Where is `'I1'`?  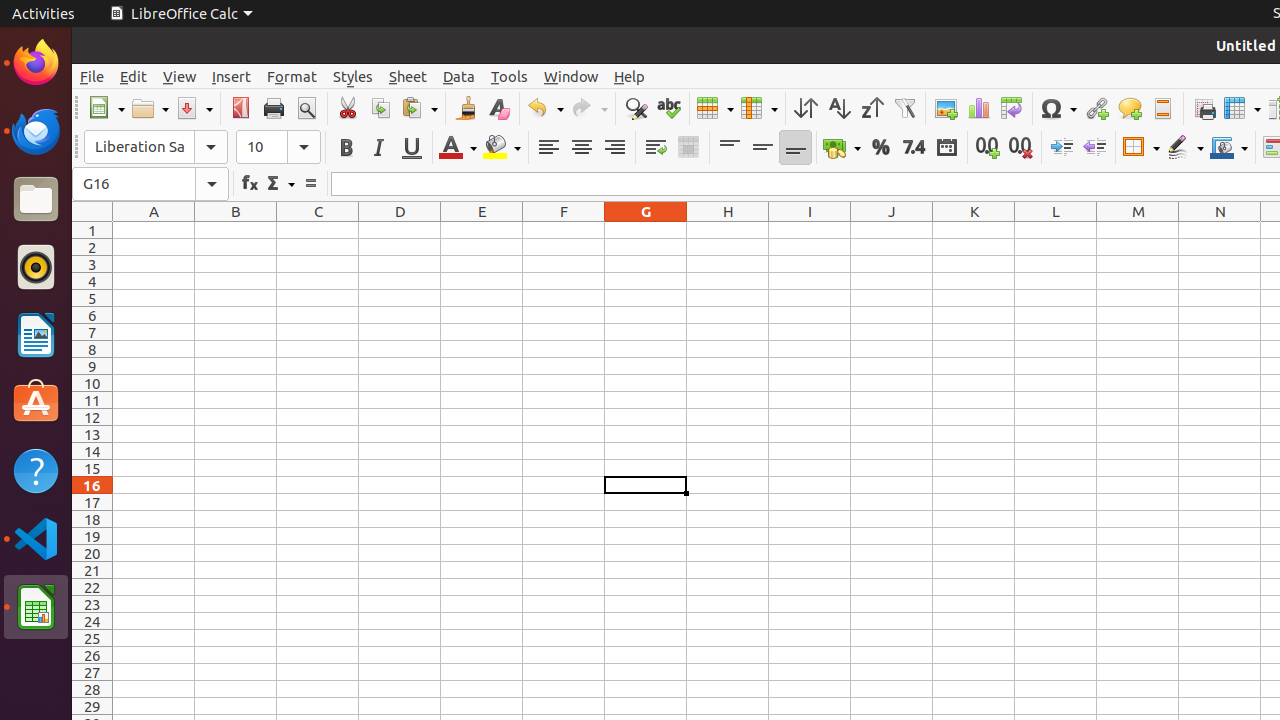
'I1' is located at coordinates (809, 229).